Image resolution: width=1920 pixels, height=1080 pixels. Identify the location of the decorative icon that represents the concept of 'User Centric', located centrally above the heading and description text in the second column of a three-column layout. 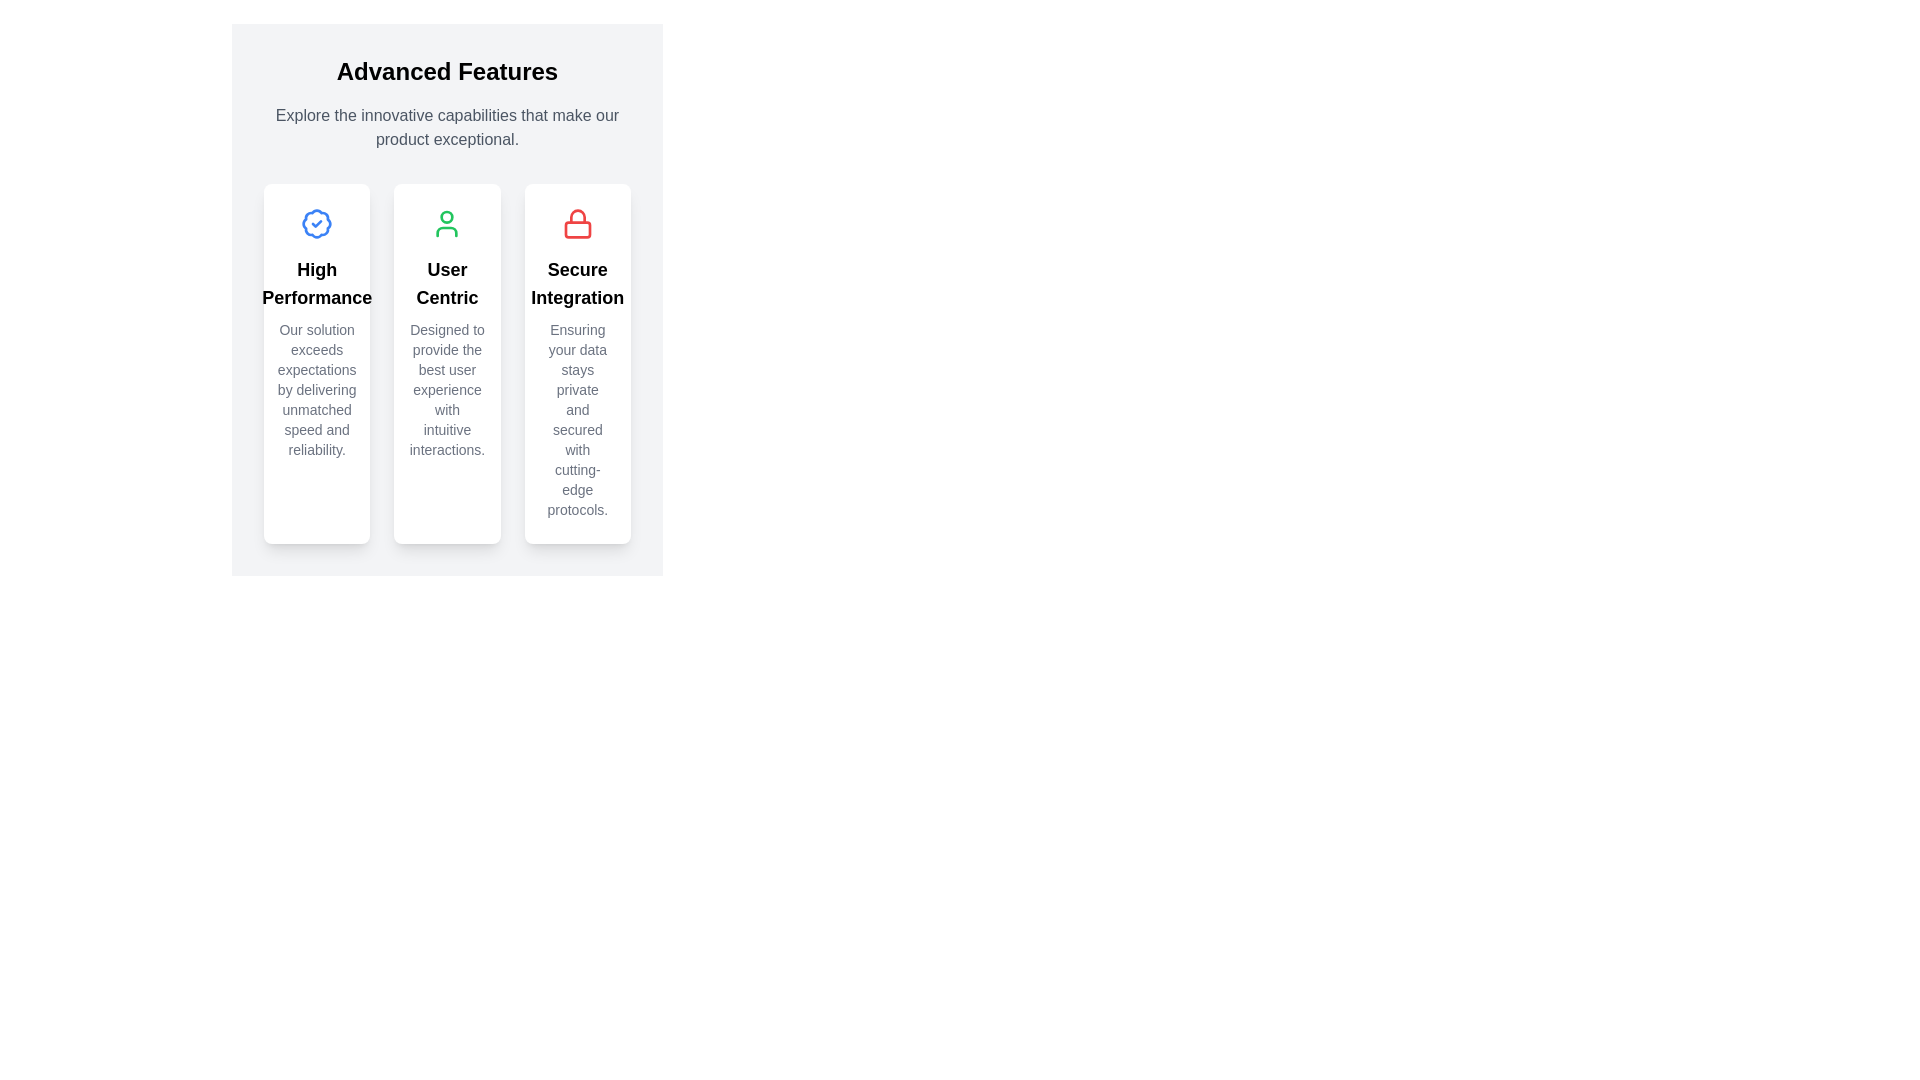
(446, 223).